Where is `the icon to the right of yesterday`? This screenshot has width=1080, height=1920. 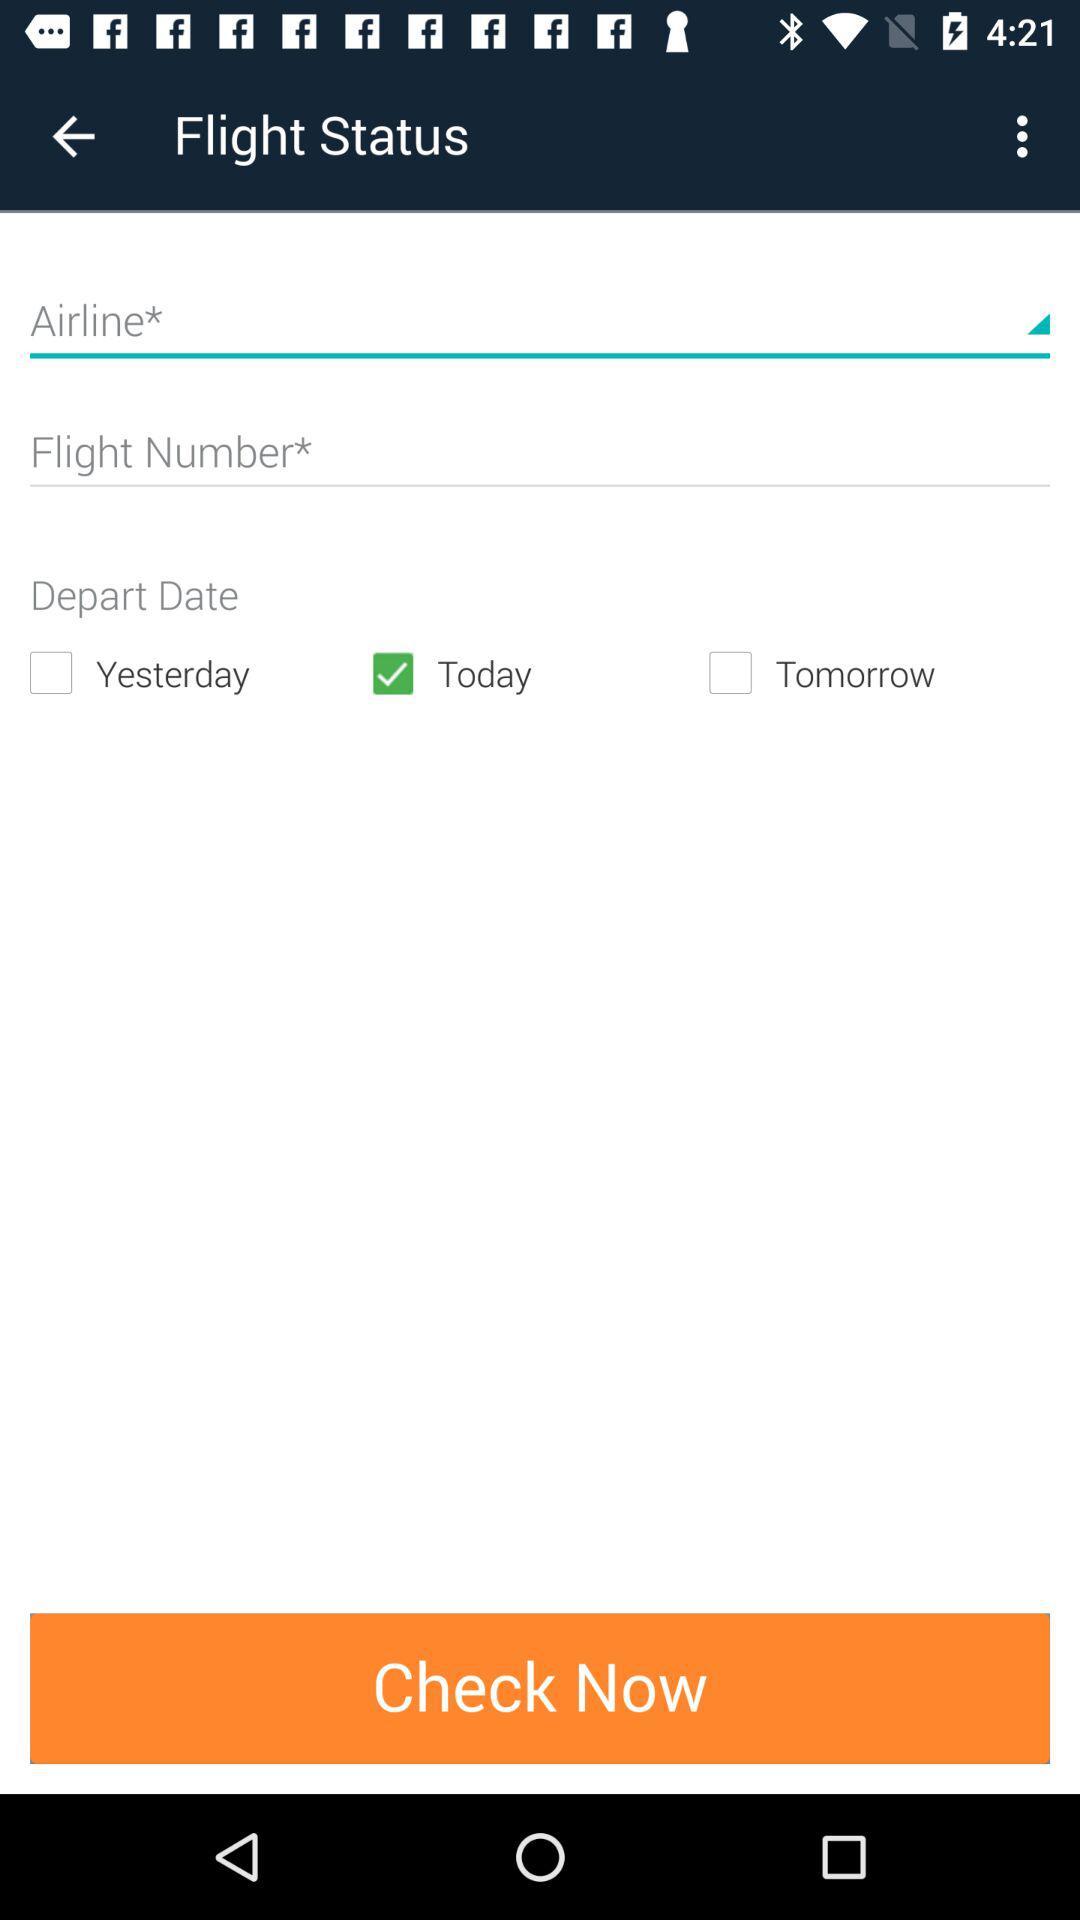 the icon to the right of yesterday is located at coordinates (538, 673).